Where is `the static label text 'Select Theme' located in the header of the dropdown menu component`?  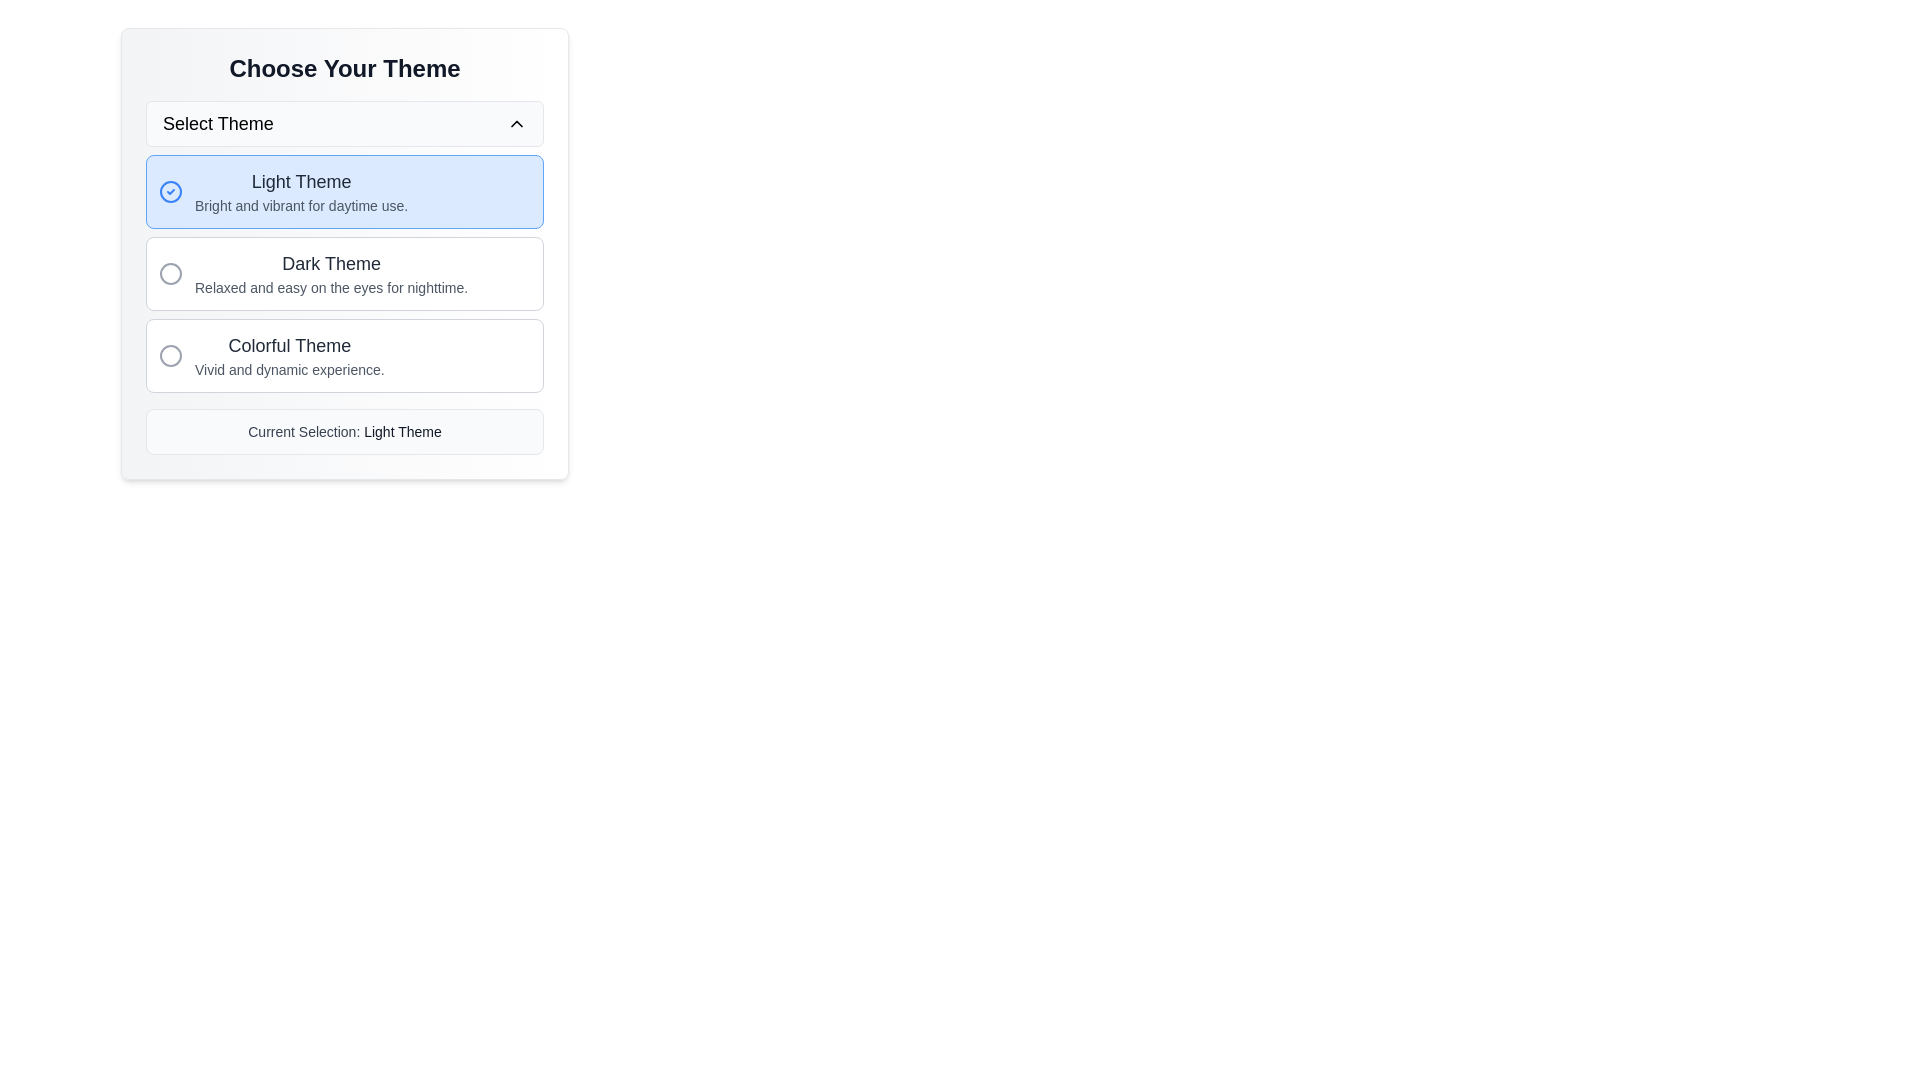 the static label text 'Select Theme' located in the header of the dropdown menu component is located at coordinates (218, 123).